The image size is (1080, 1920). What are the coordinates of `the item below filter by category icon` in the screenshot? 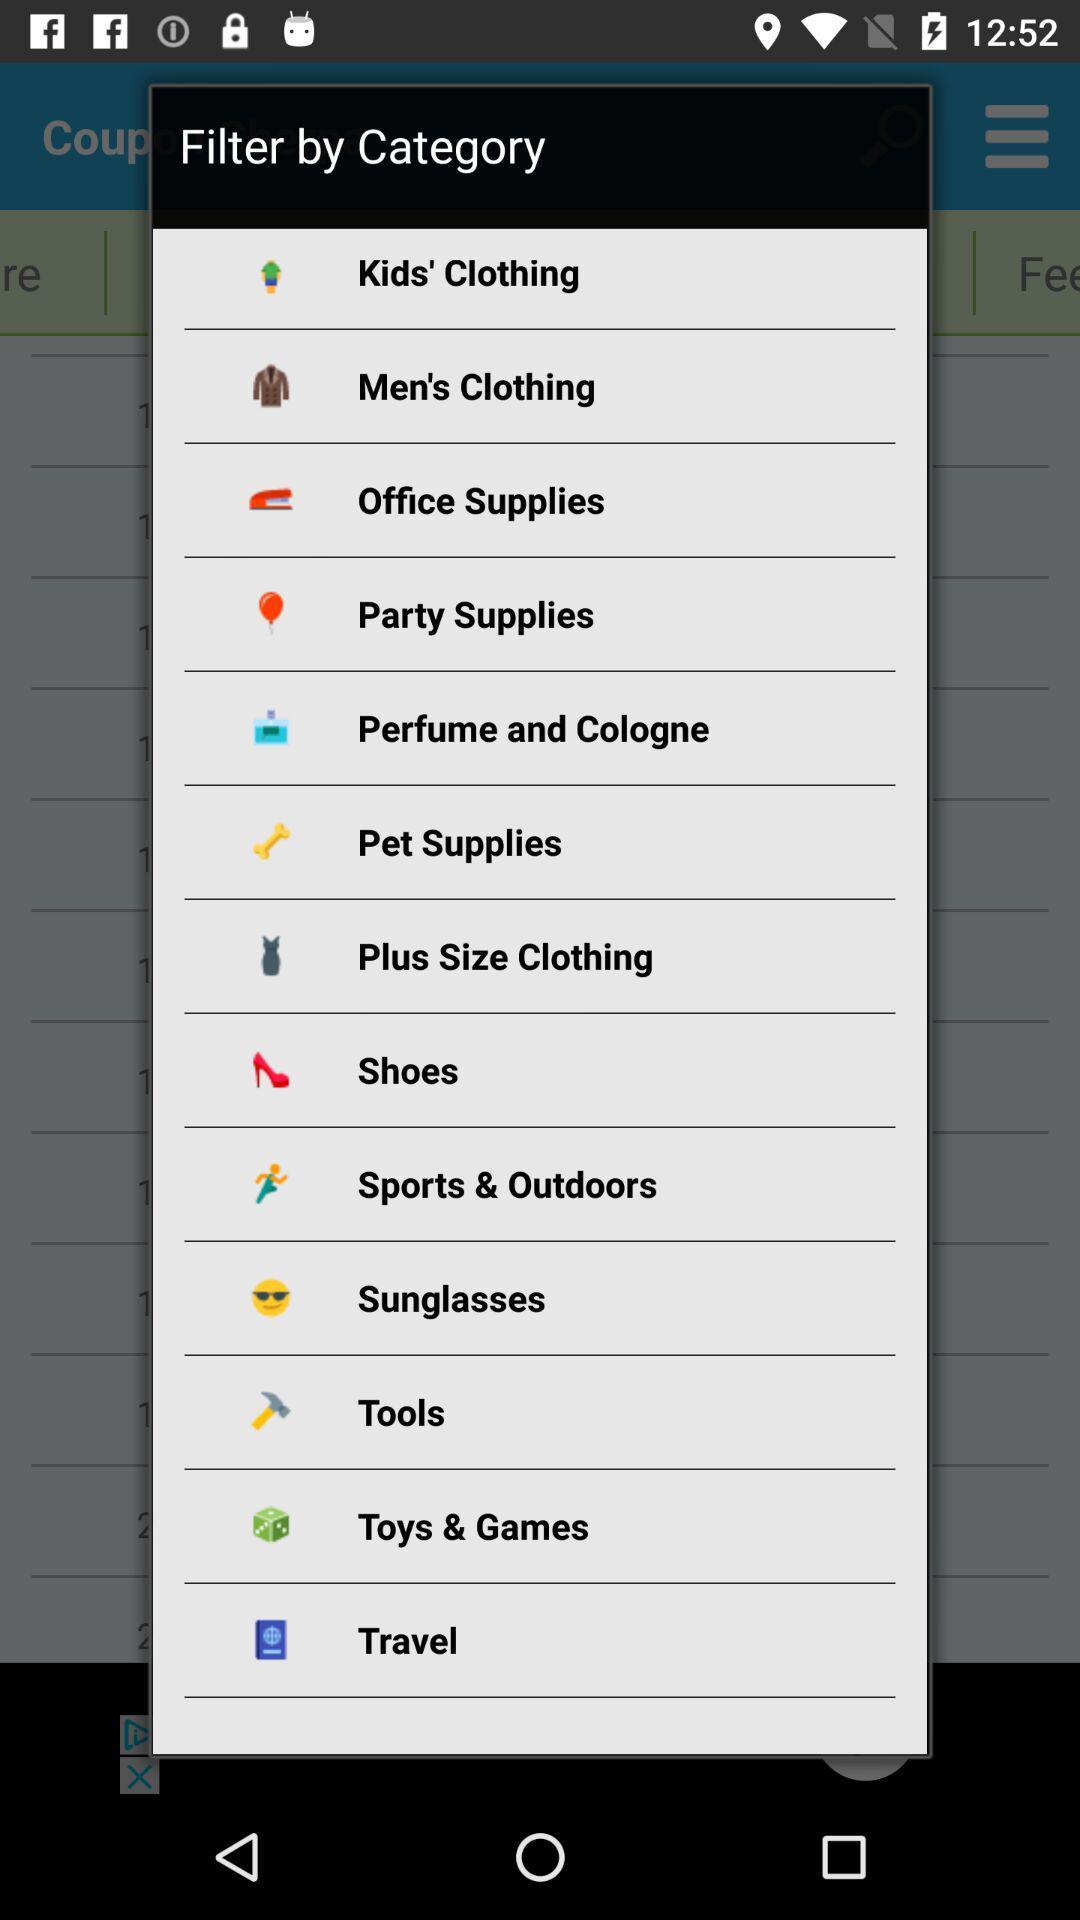 It's located at (563, 277).